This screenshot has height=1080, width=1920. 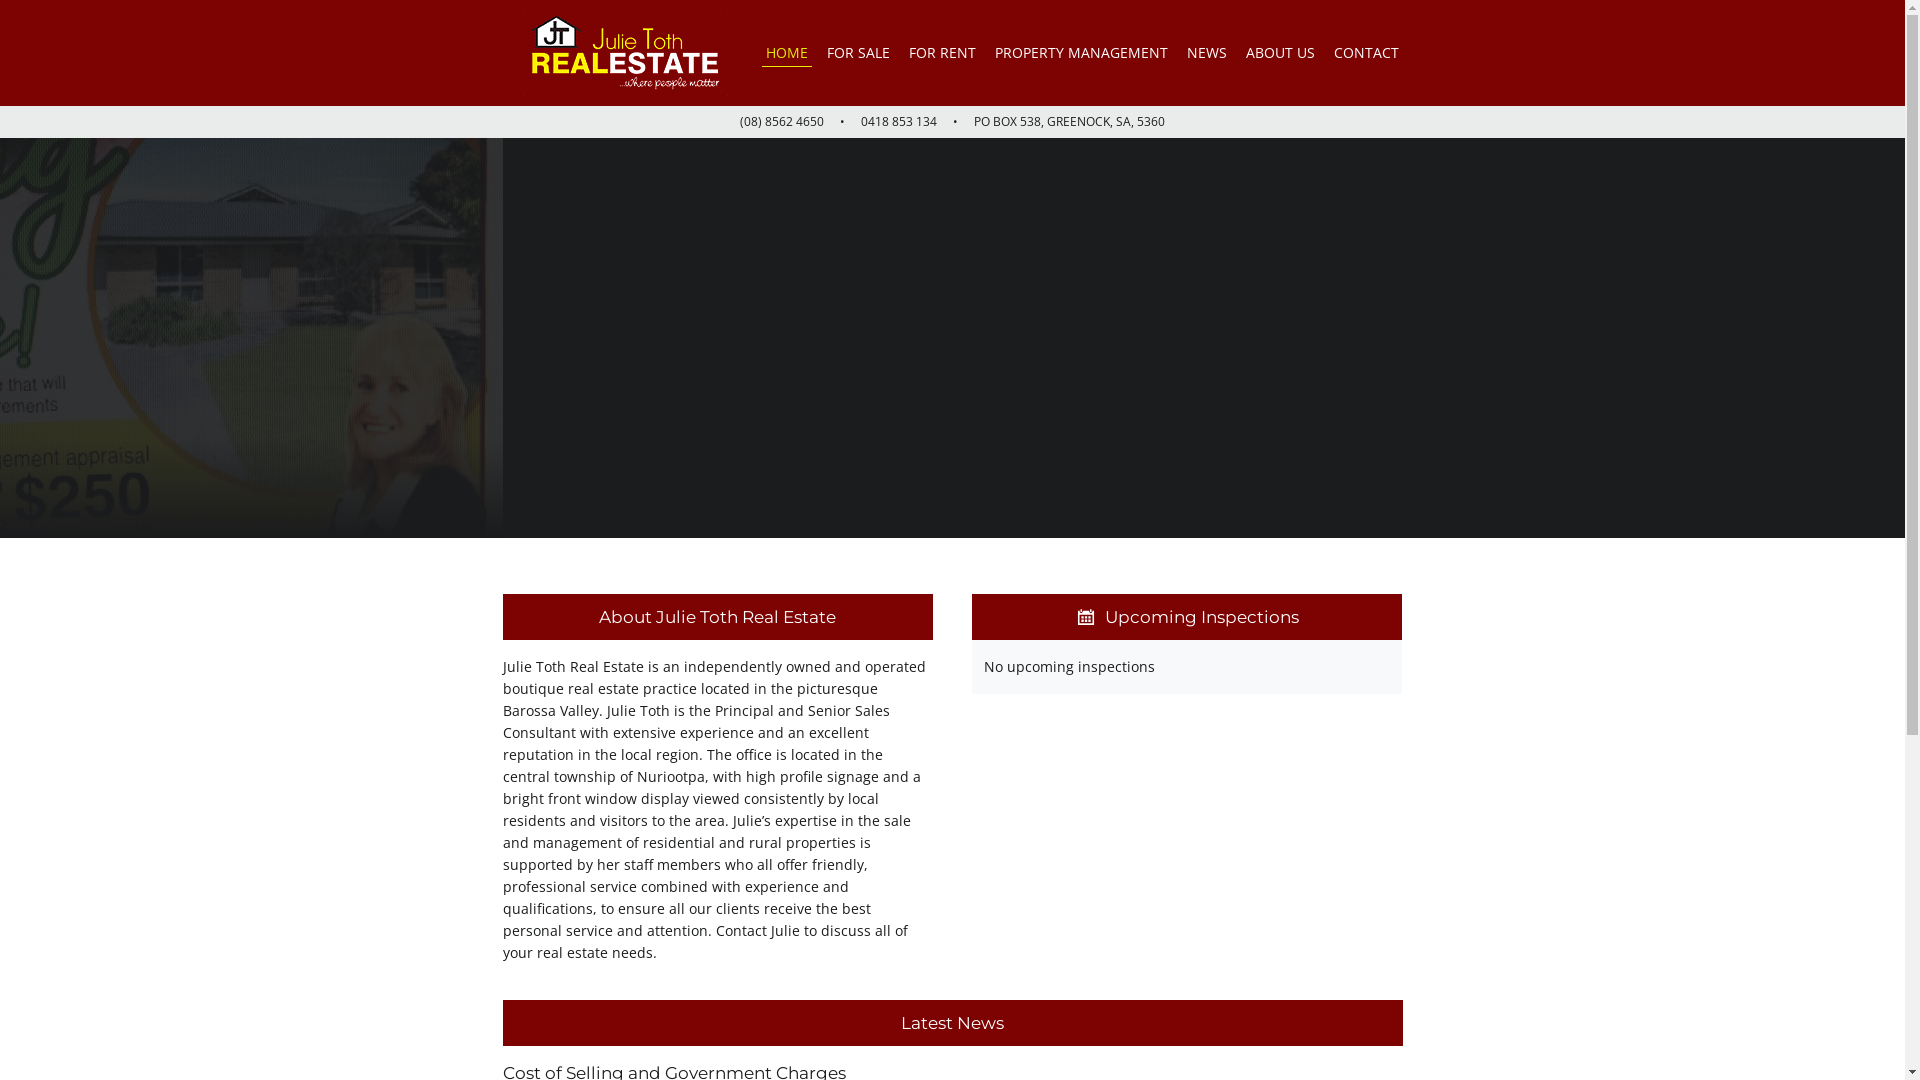 I want to click on 'HOME', so click(x=786, y=52).